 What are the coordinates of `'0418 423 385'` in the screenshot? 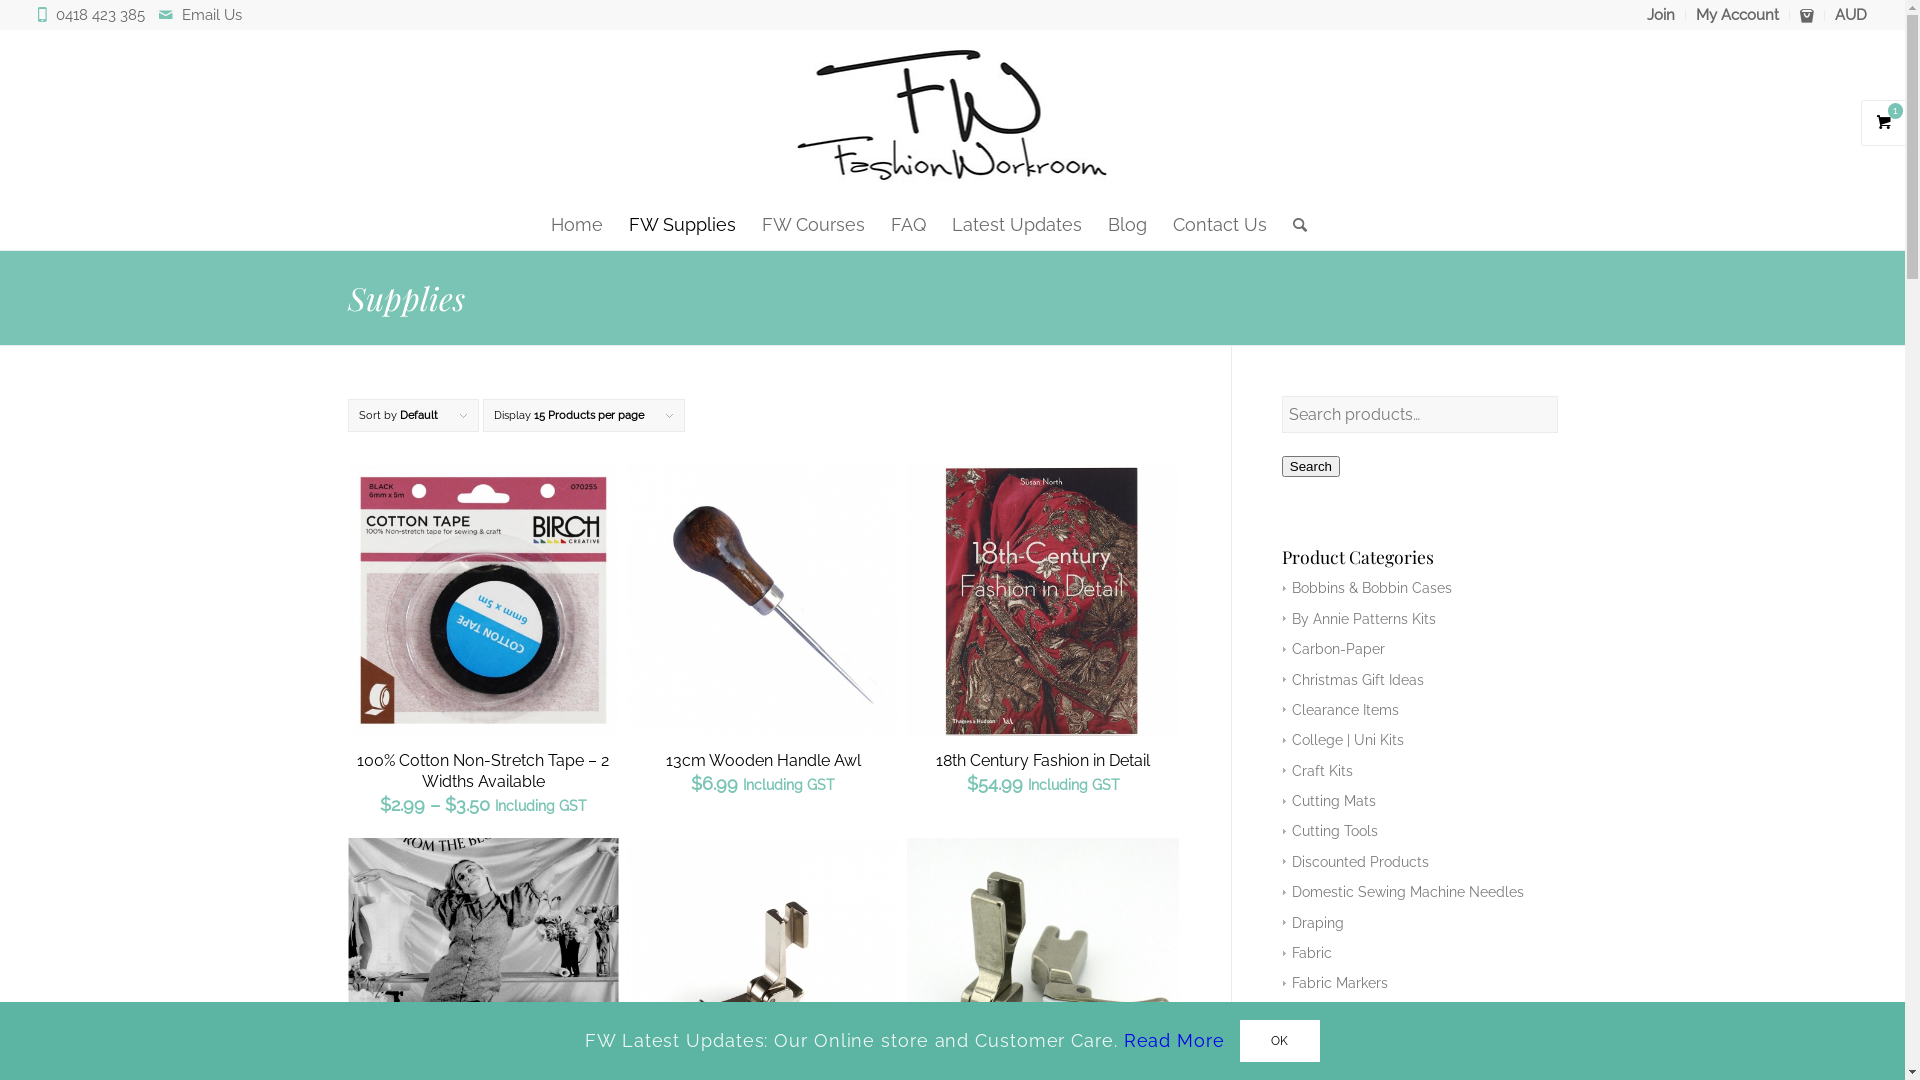 It's located at (104, 15).